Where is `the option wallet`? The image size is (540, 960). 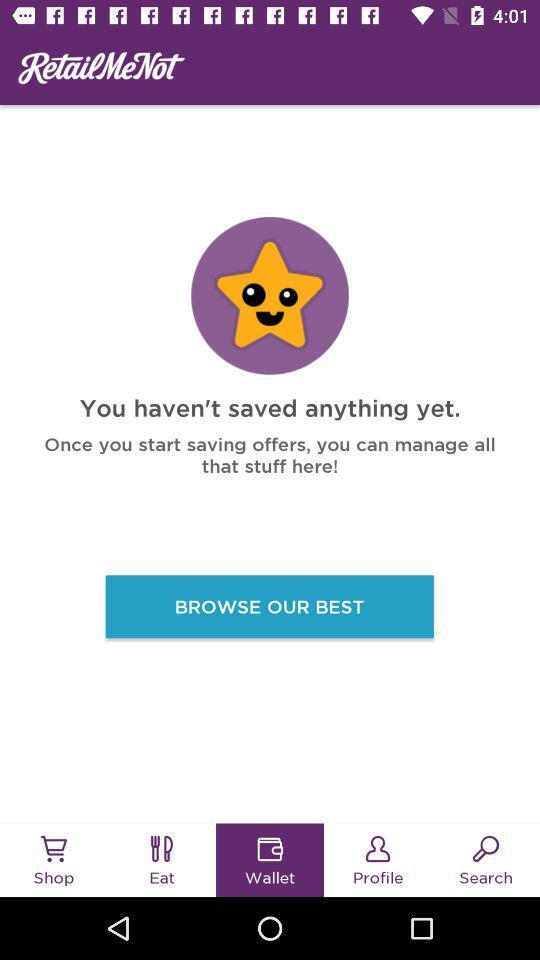 the option wallet is located at coordinates (270, 848).